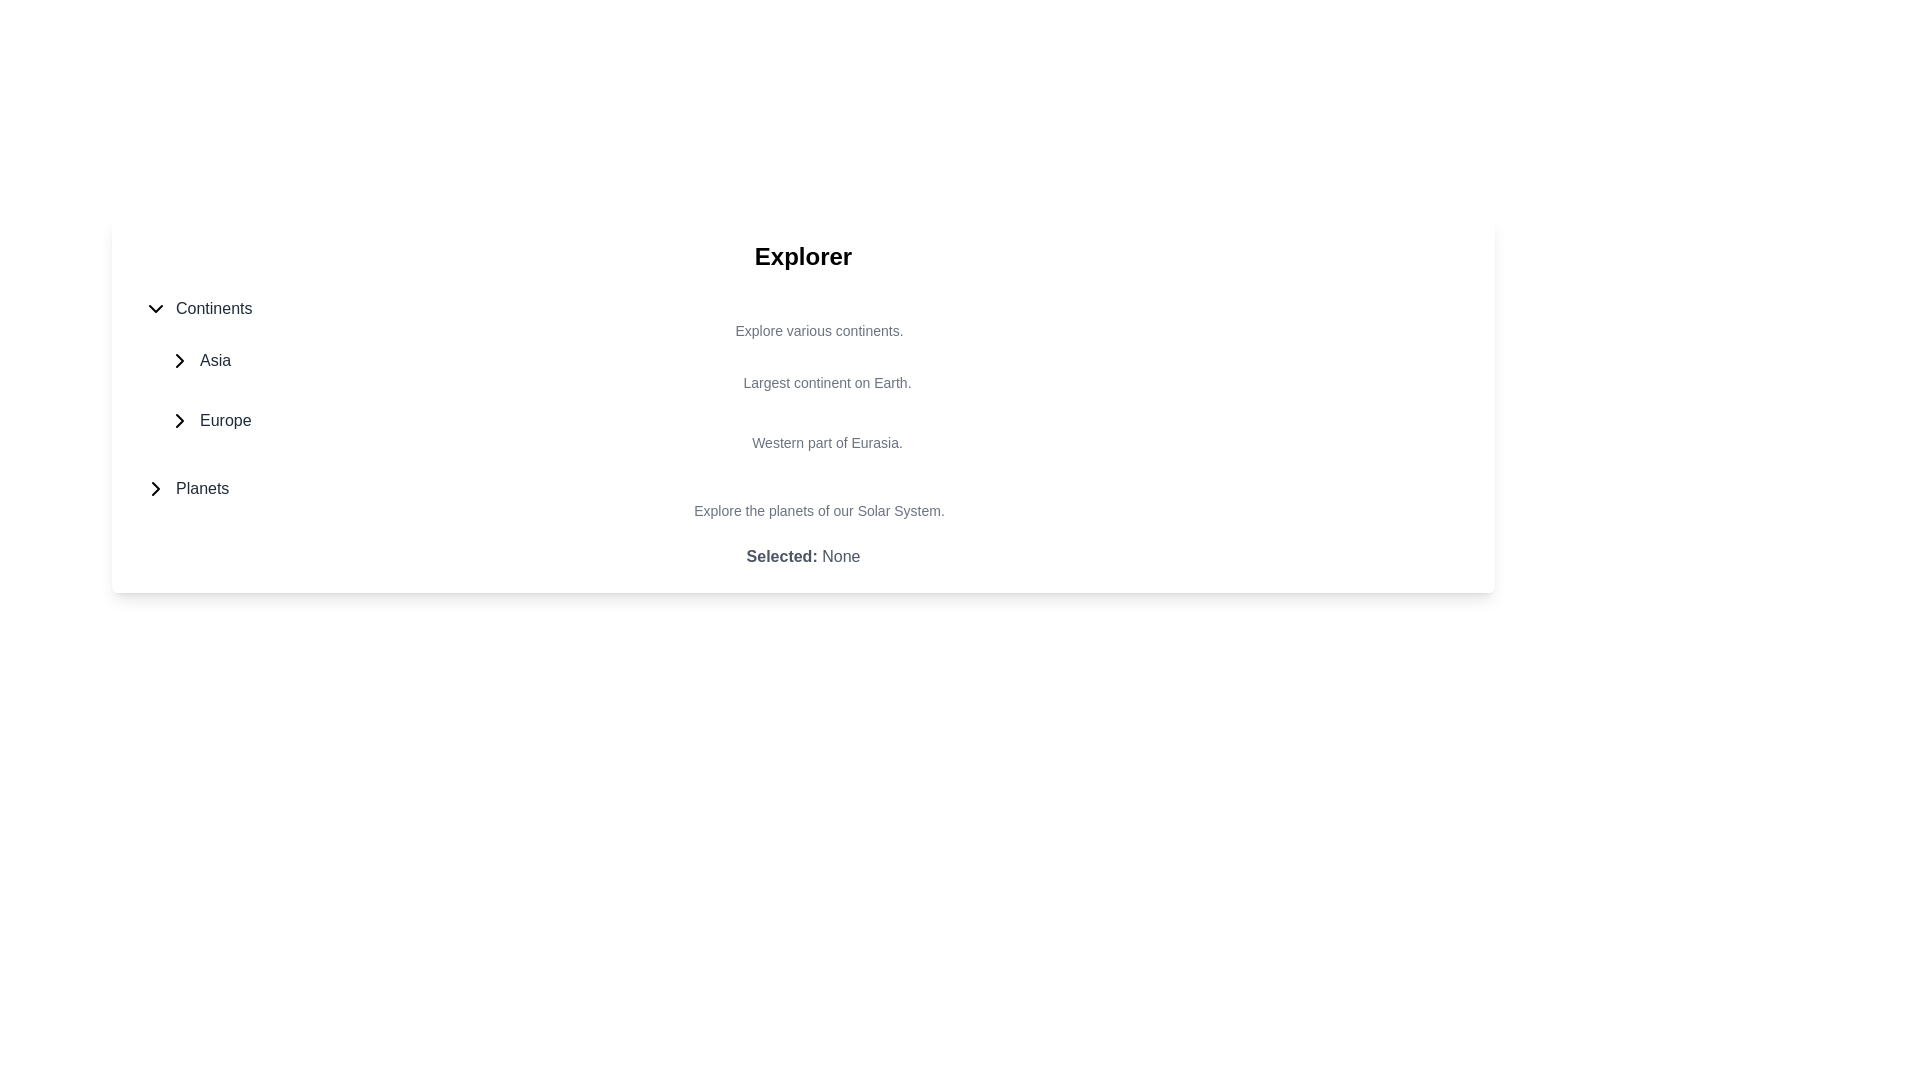 The width and height of the screenshot is (1920, 1080). I want to click on the 'Planets' text label within the navigation menu, so click(202, 489).